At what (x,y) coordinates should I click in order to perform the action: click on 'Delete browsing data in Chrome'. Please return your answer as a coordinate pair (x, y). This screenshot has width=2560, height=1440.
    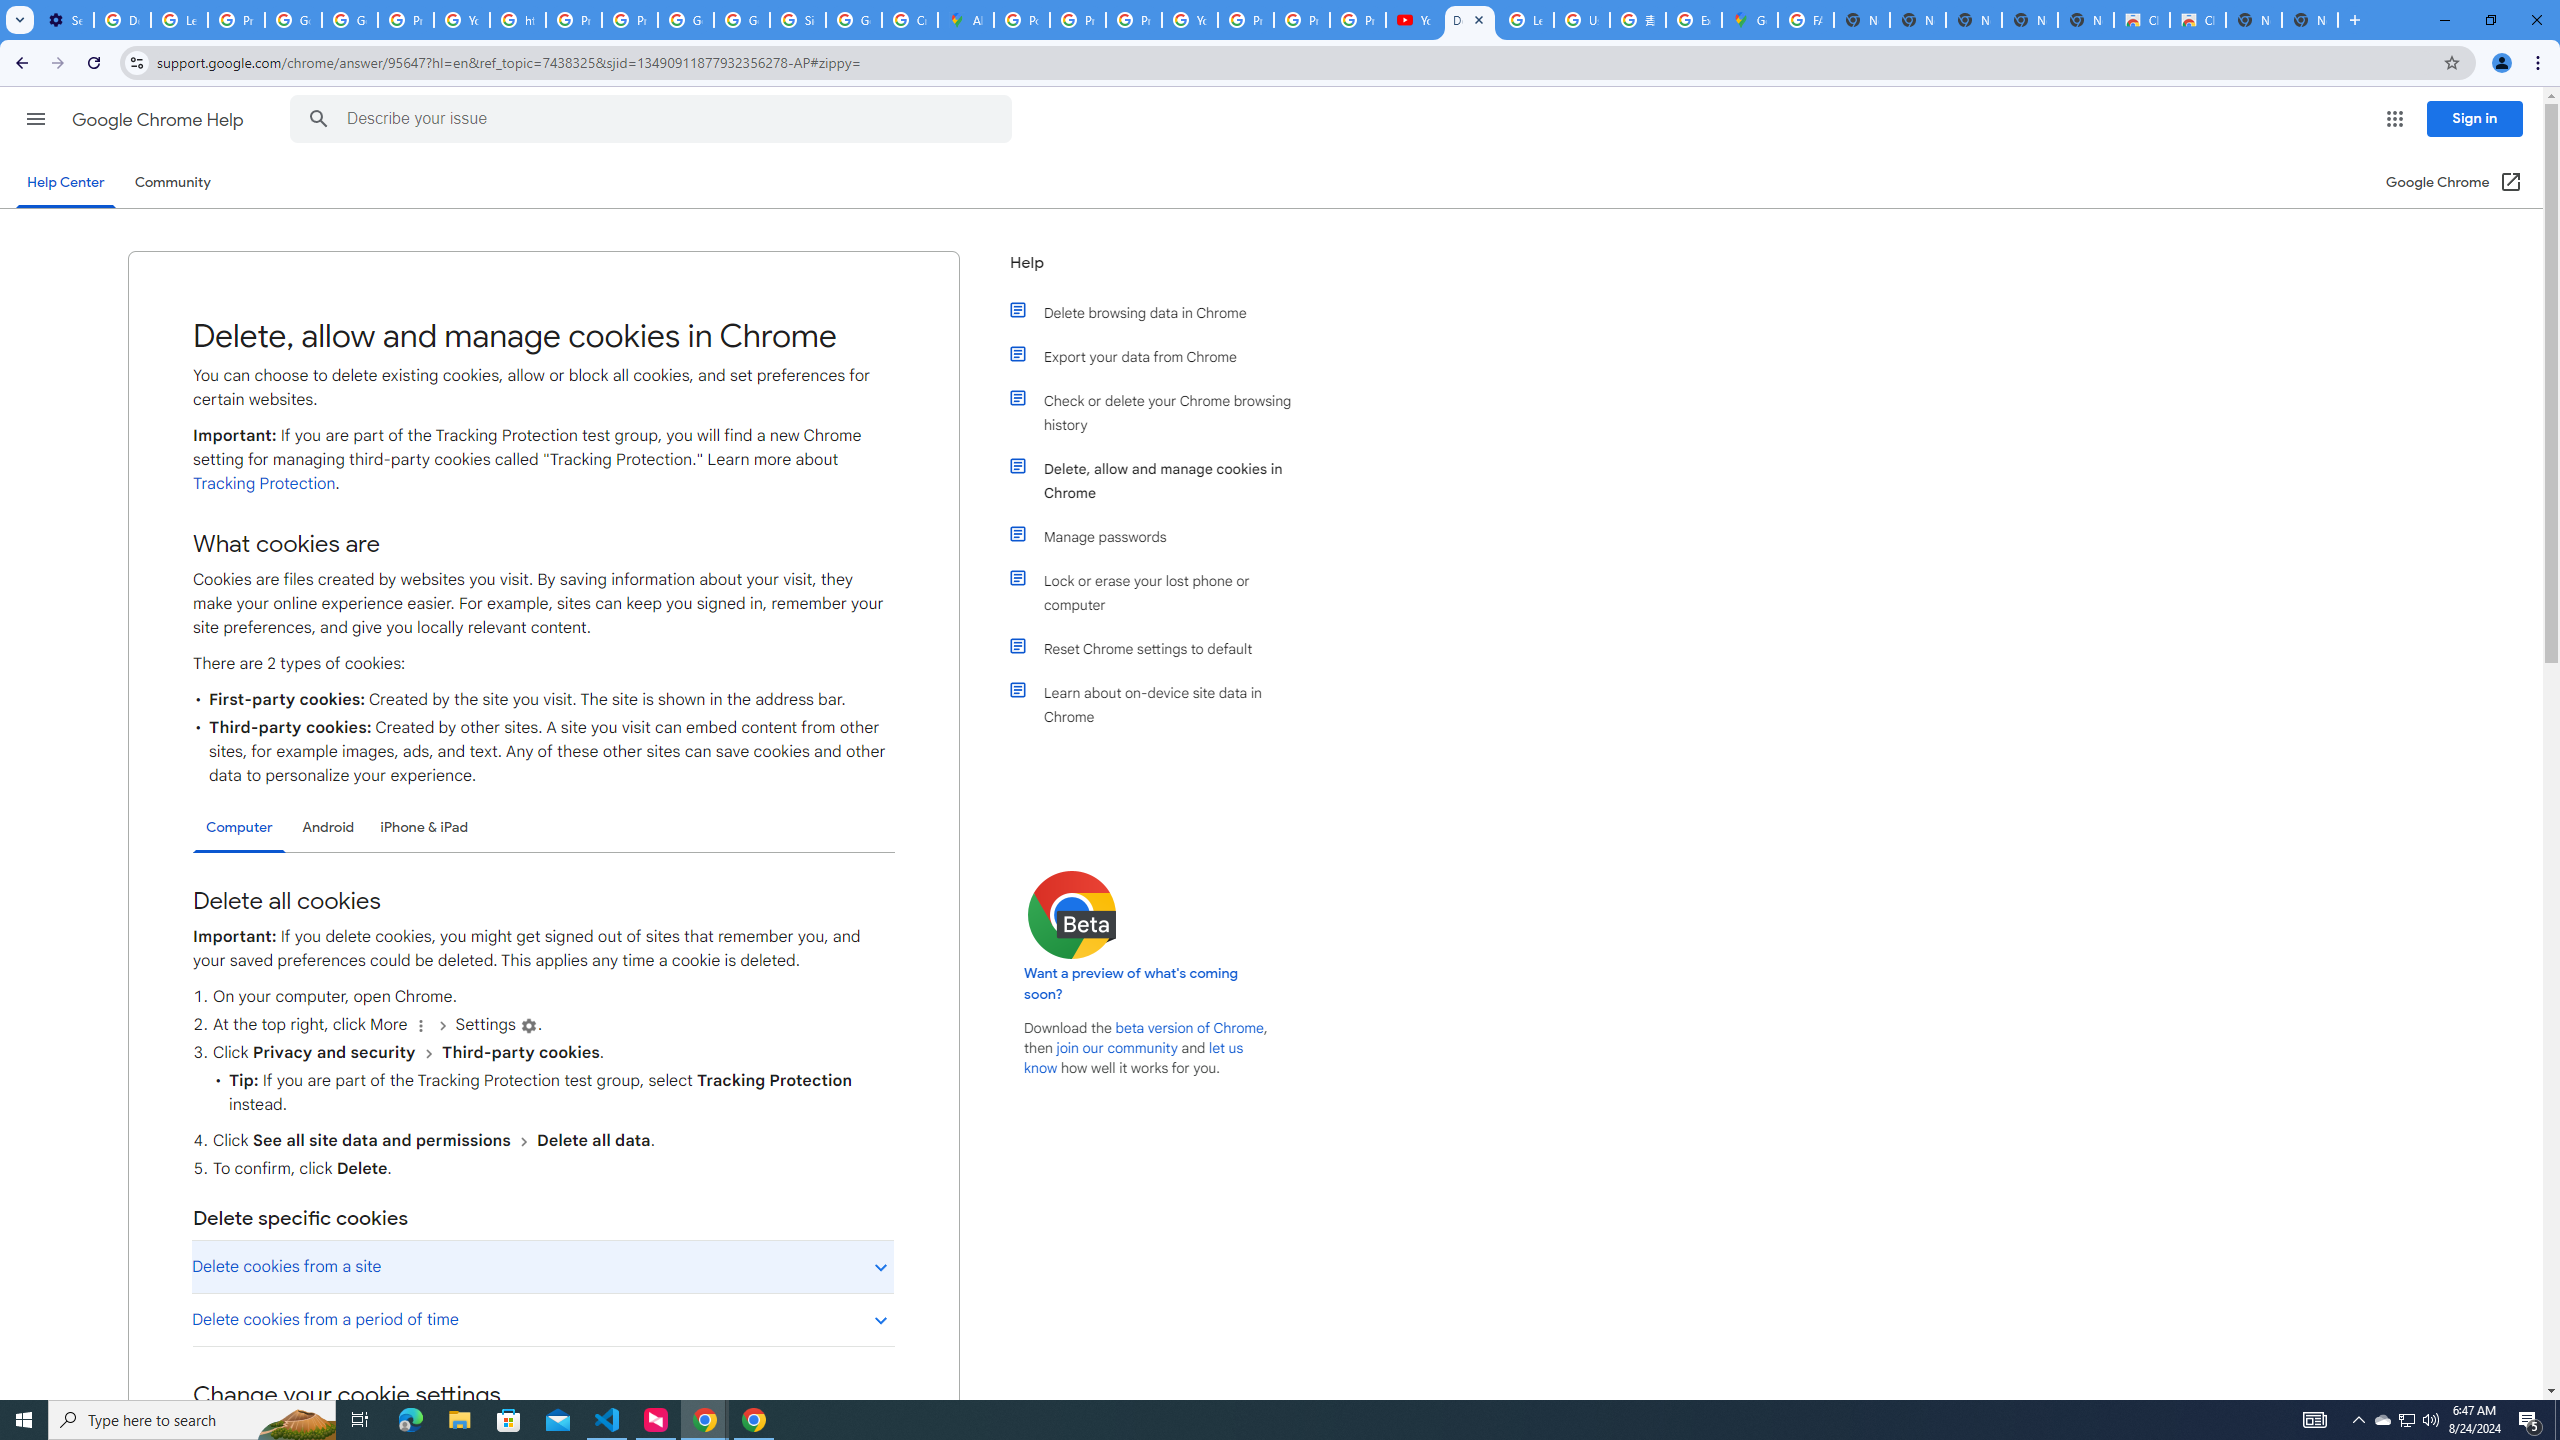
    Looking at the image, I should click on (1162, 313).